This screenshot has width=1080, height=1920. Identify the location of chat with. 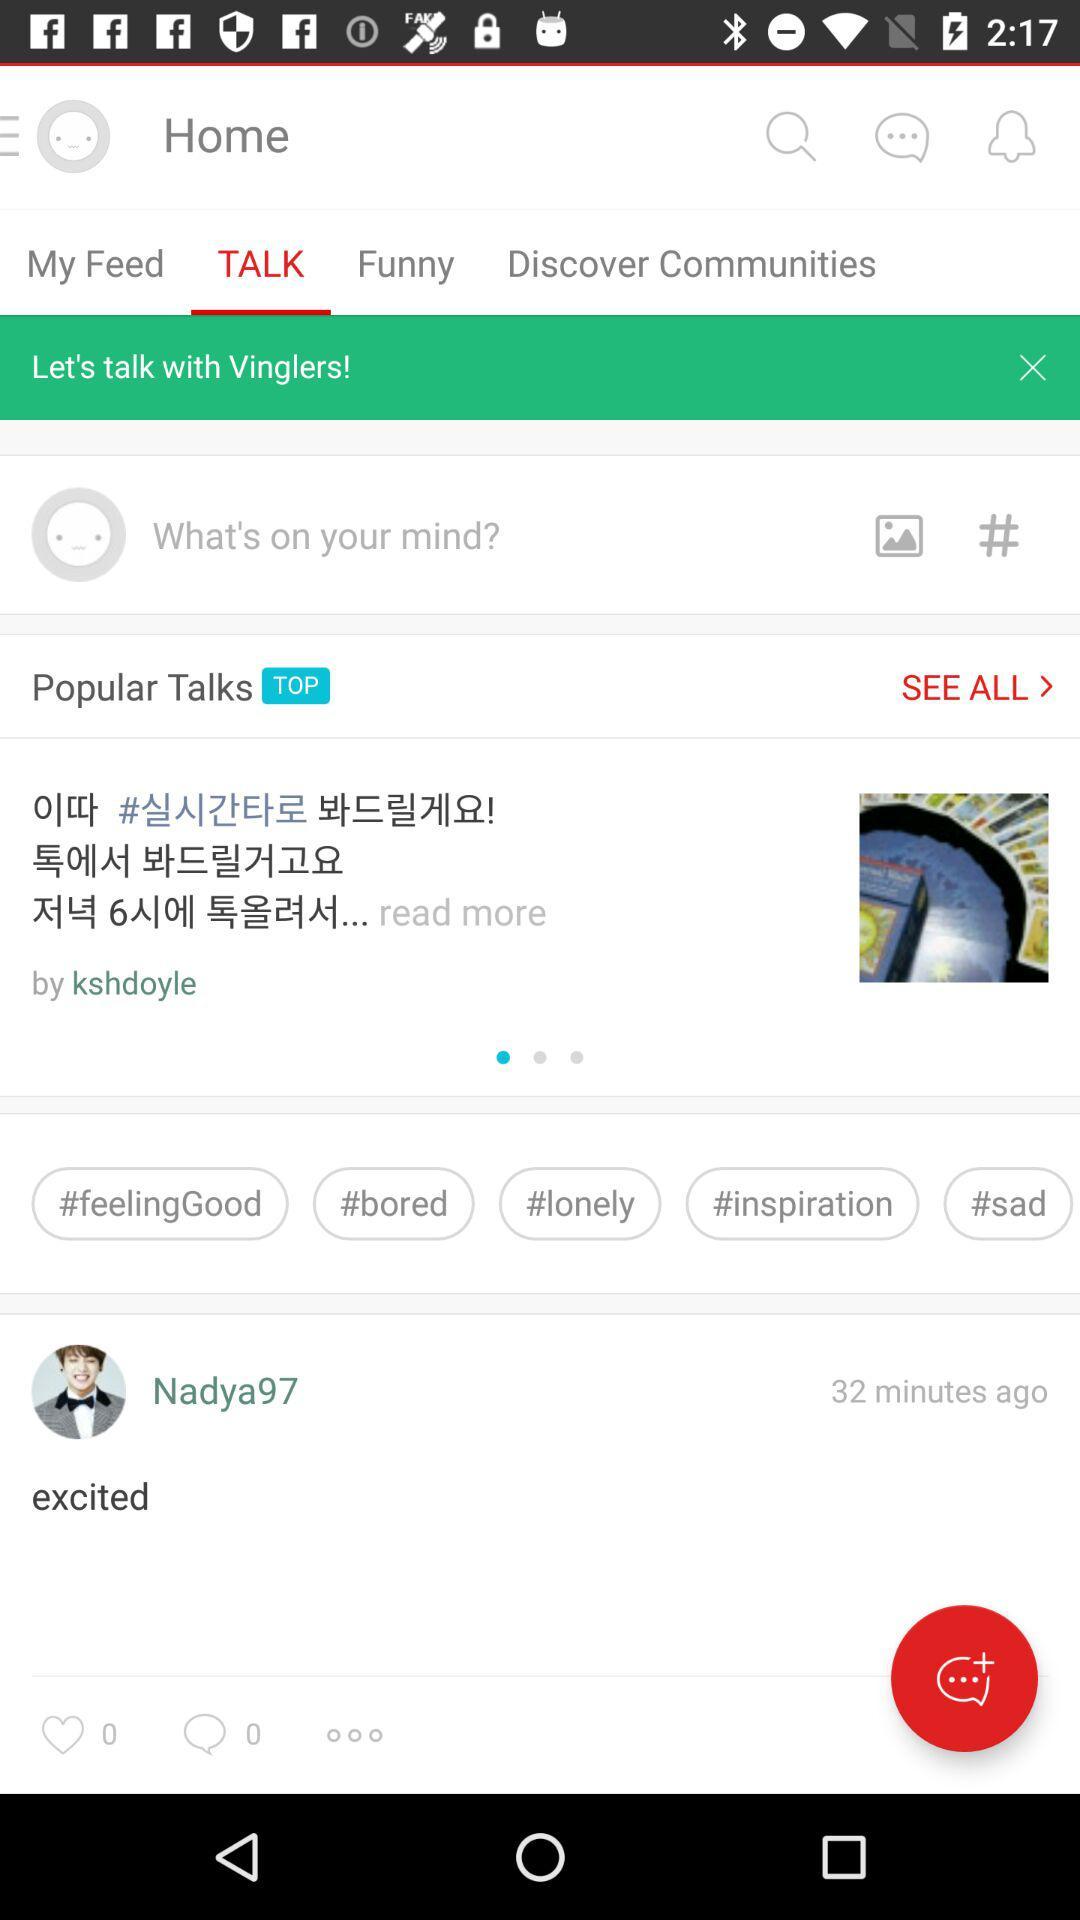
(901, 135).